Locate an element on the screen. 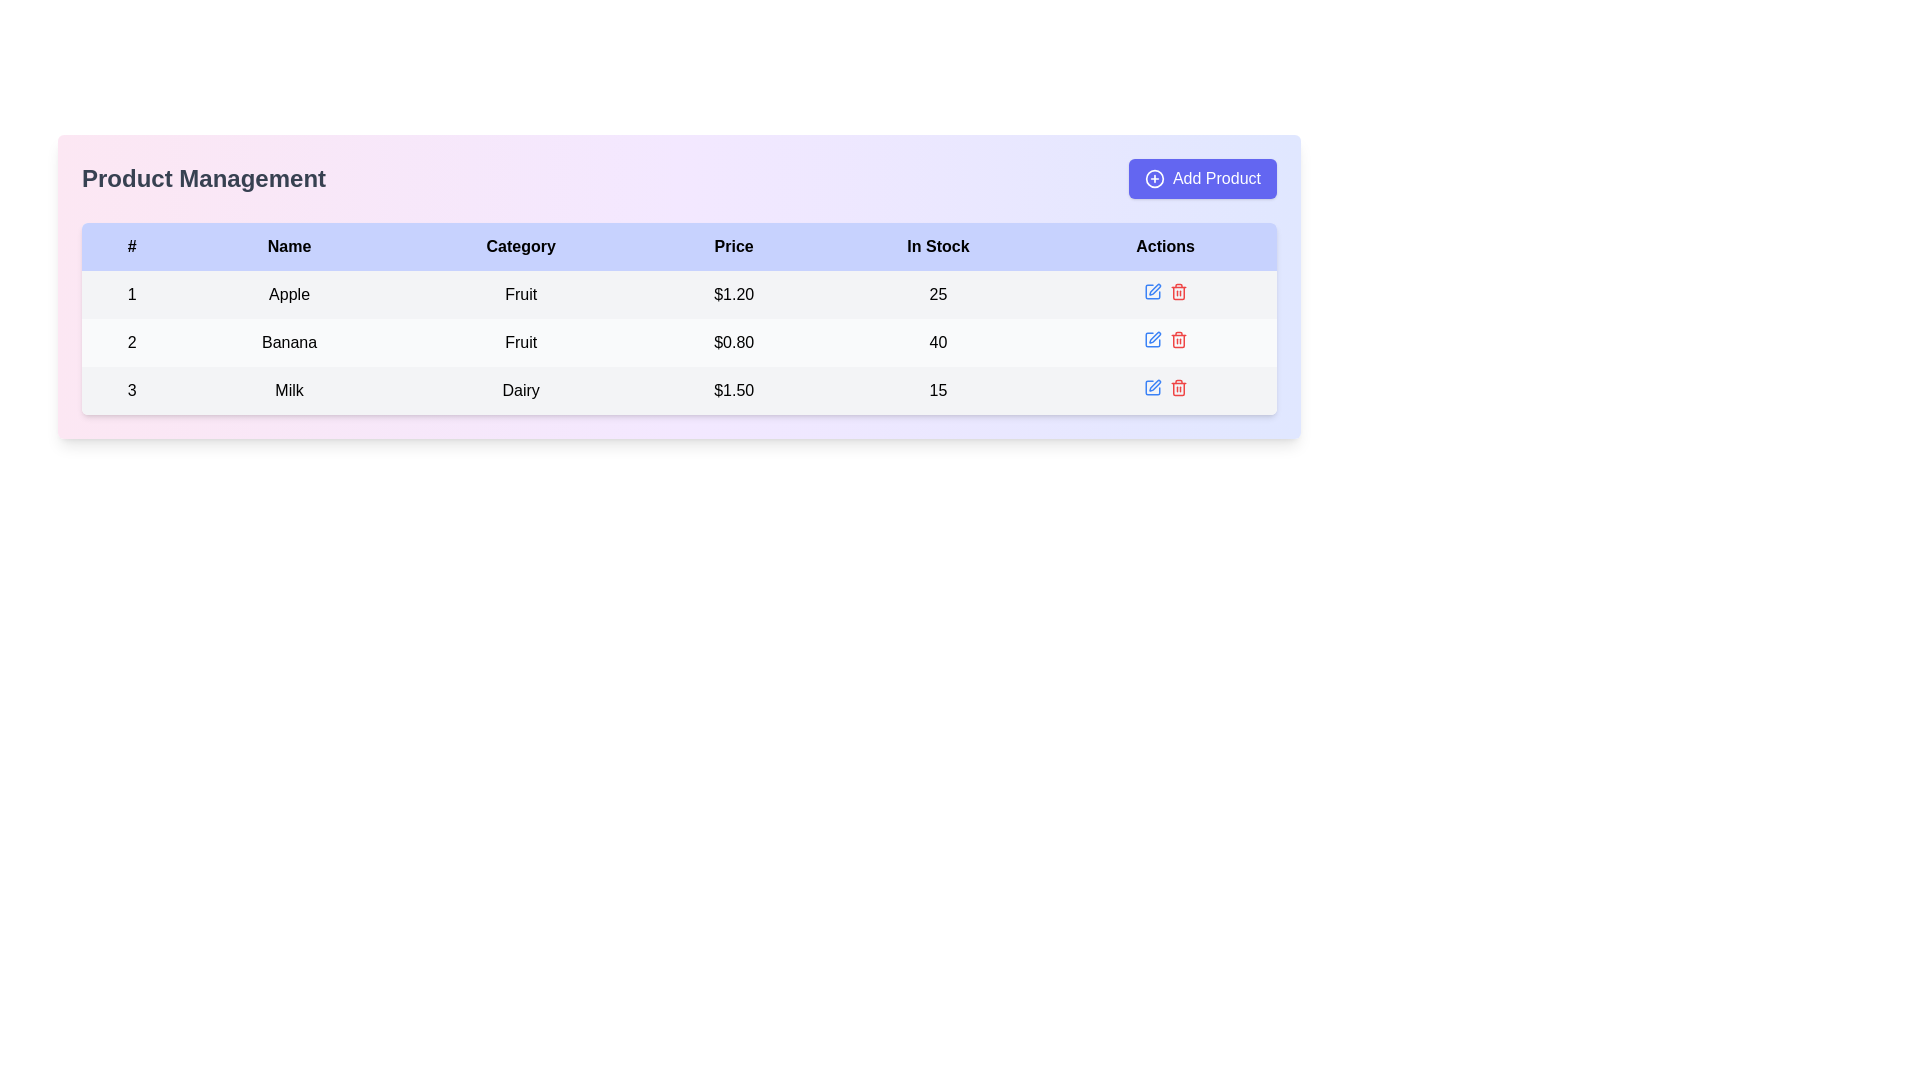  the text label displaying 'Apple' located in the second cell of the first row in the 'Name' column of the table is located at coordinates (288, 294).